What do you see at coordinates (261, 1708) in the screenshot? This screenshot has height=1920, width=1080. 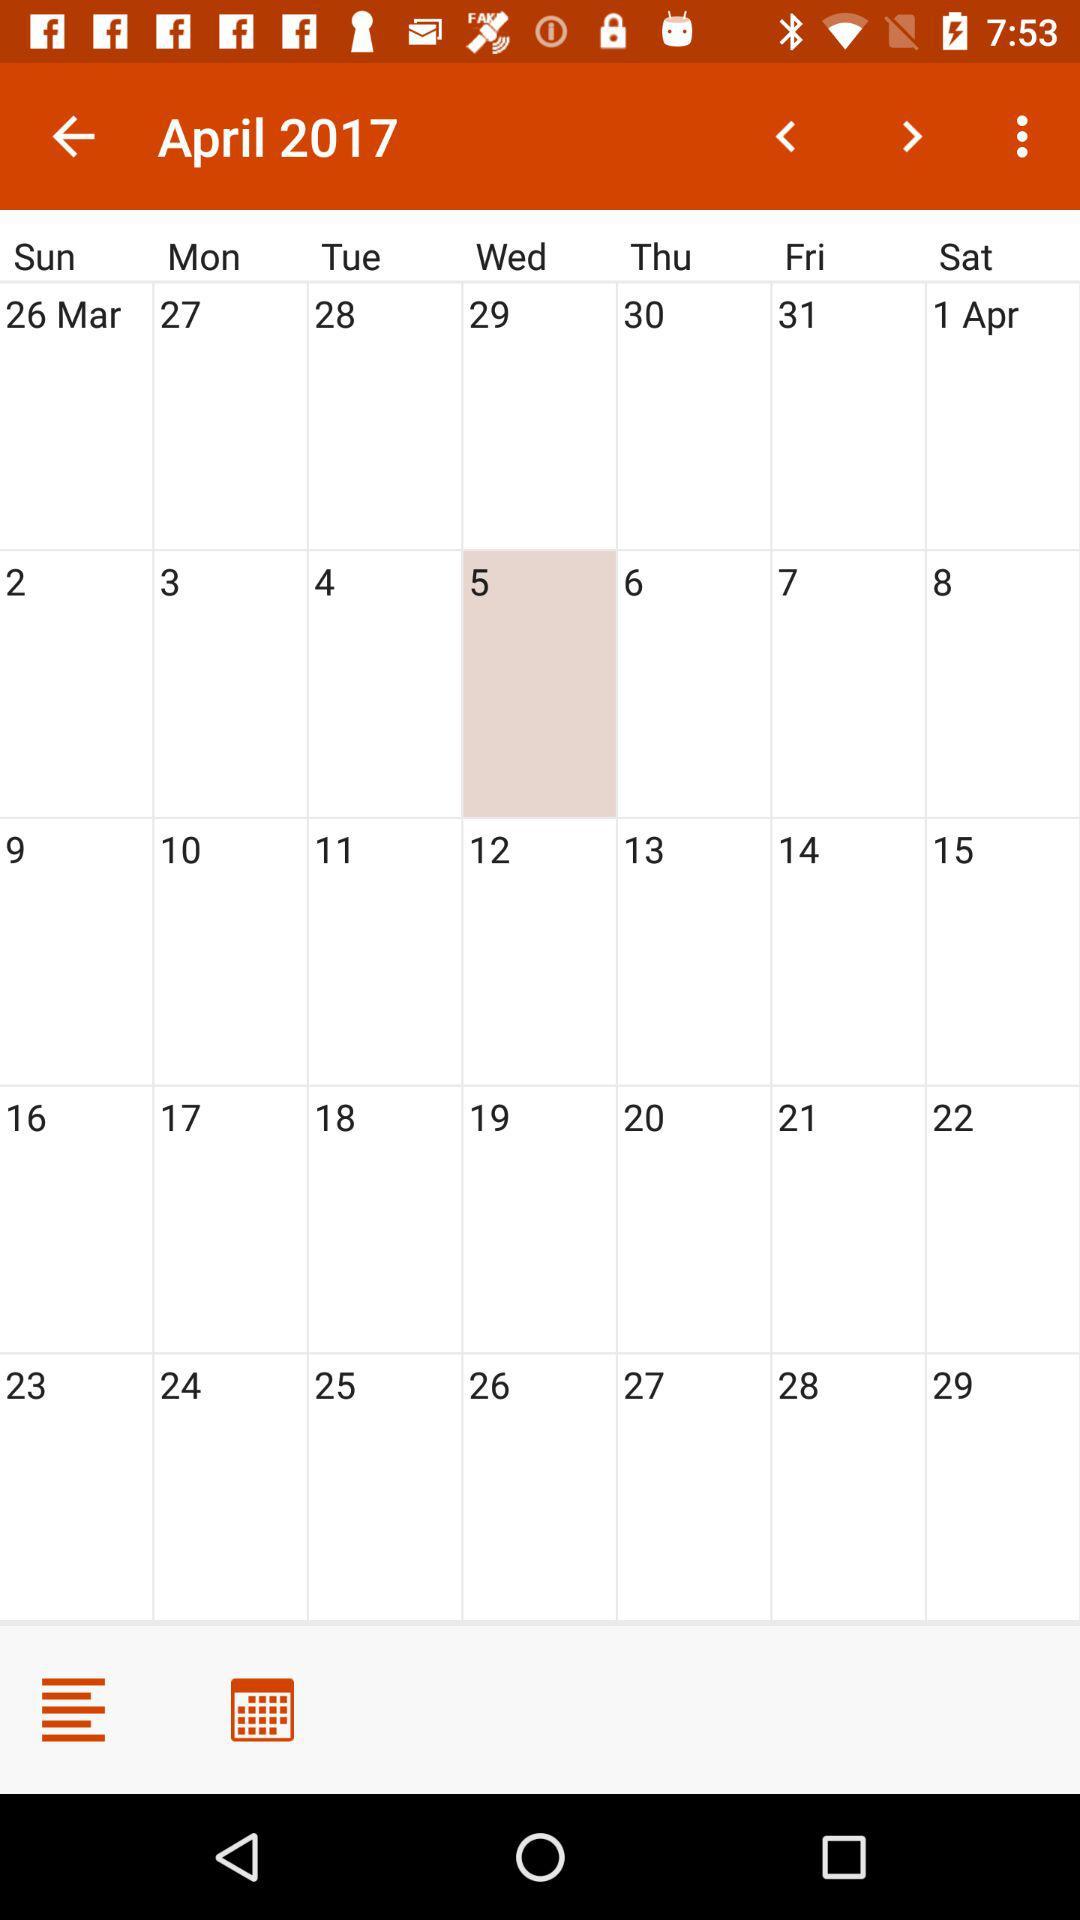 I see `calendar option` at bounding box center [261, 1708].